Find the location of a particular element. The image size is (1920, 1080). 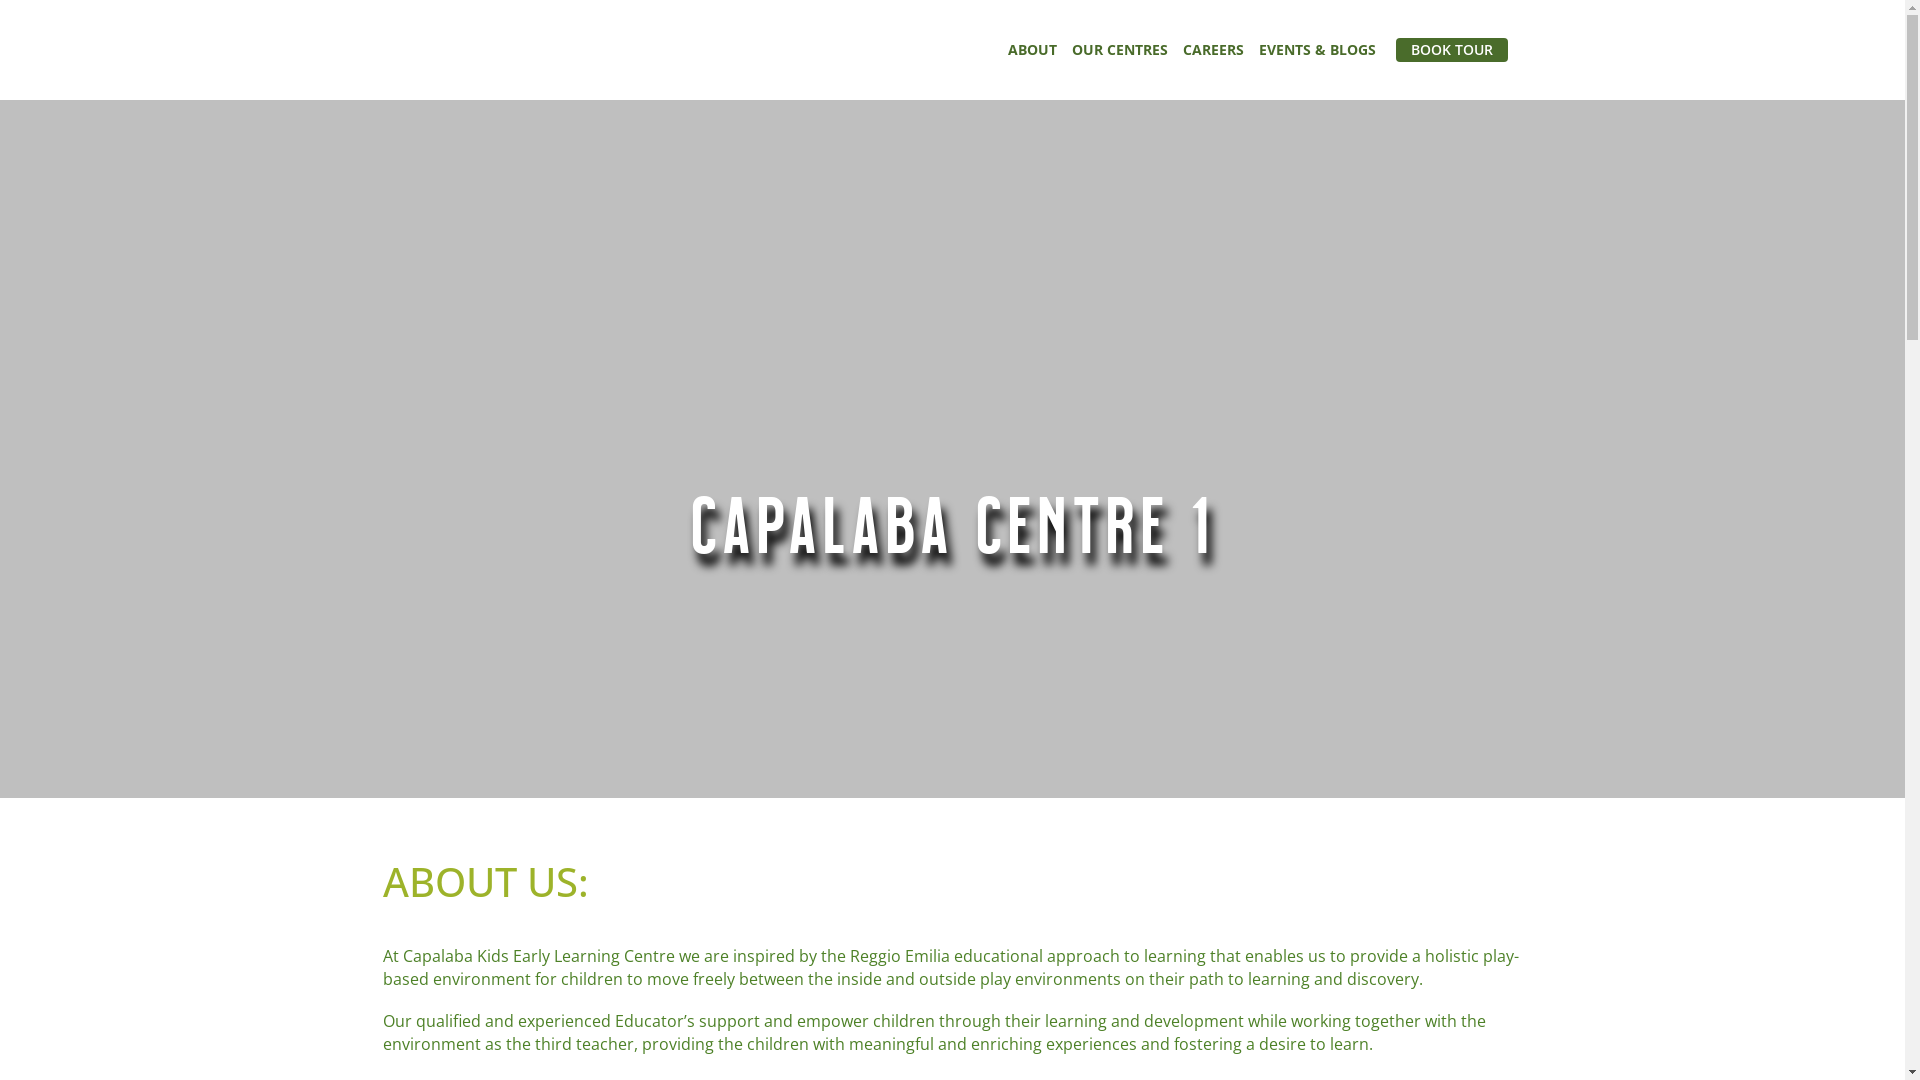

'OUR CENTRES' is located at coordinates (1118, 49).